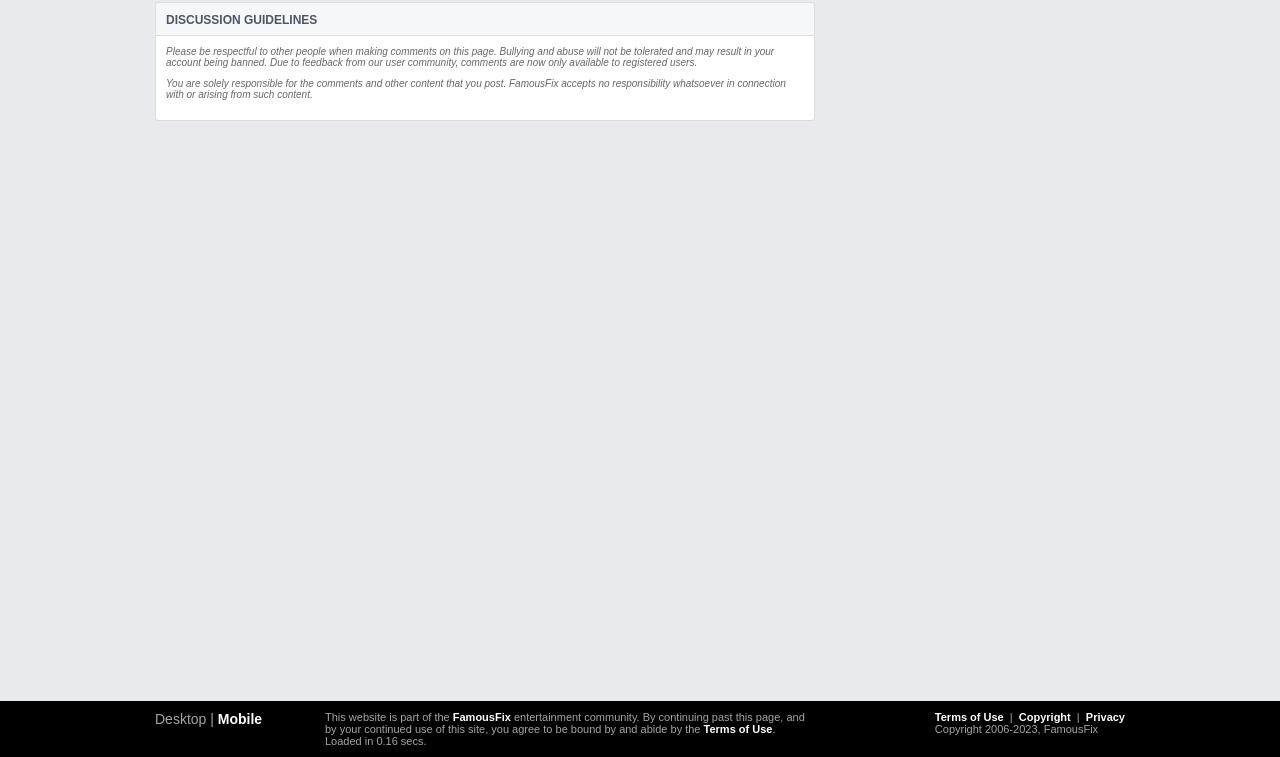 This screenshot has width=1280, height=757. What do you see at coordinates (481, 717) in the screenshot?
I see `'FamousFix'` at bounding box center [481, 717].